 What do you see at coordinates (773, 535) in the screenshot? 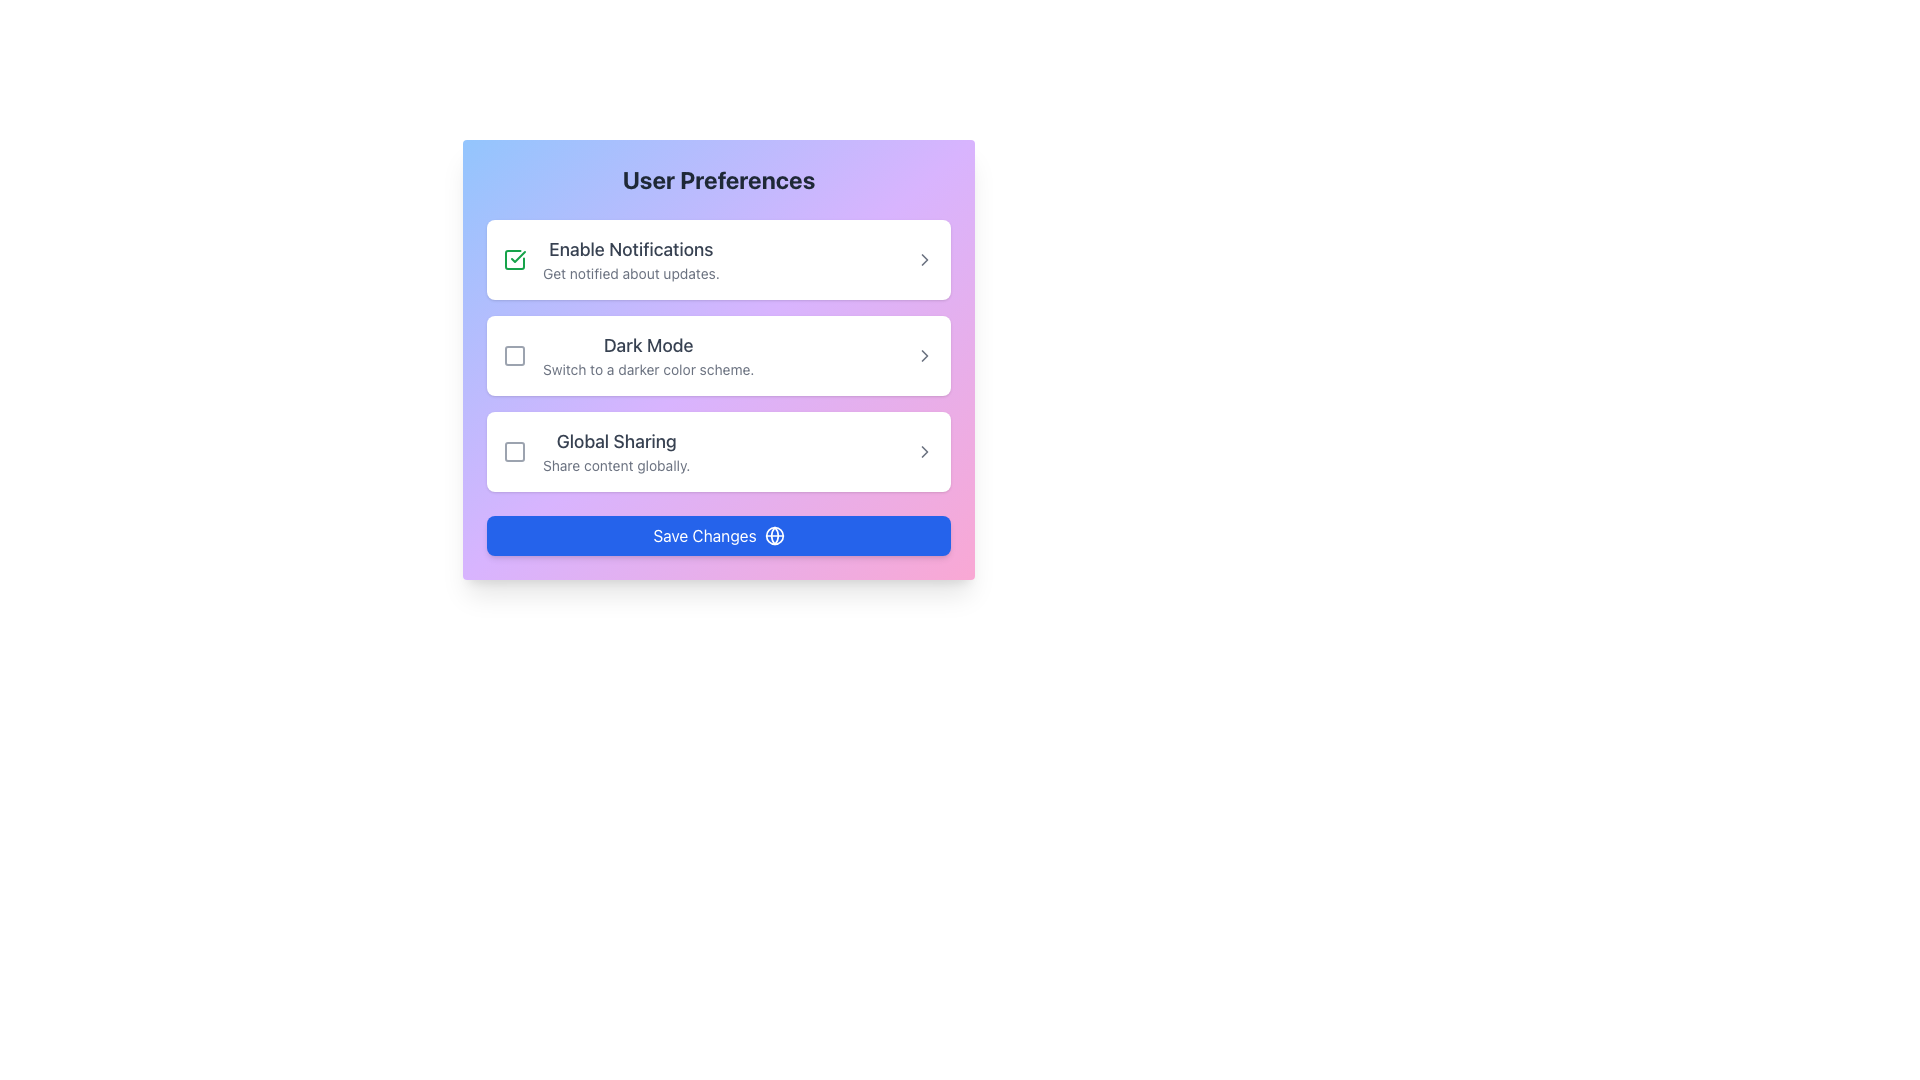
I see `the globe icon, which is a blue globe icon with thin vector lines located within the 'Save Changes' button, positioned to the right of the button text` at bounding box center [773, 535].